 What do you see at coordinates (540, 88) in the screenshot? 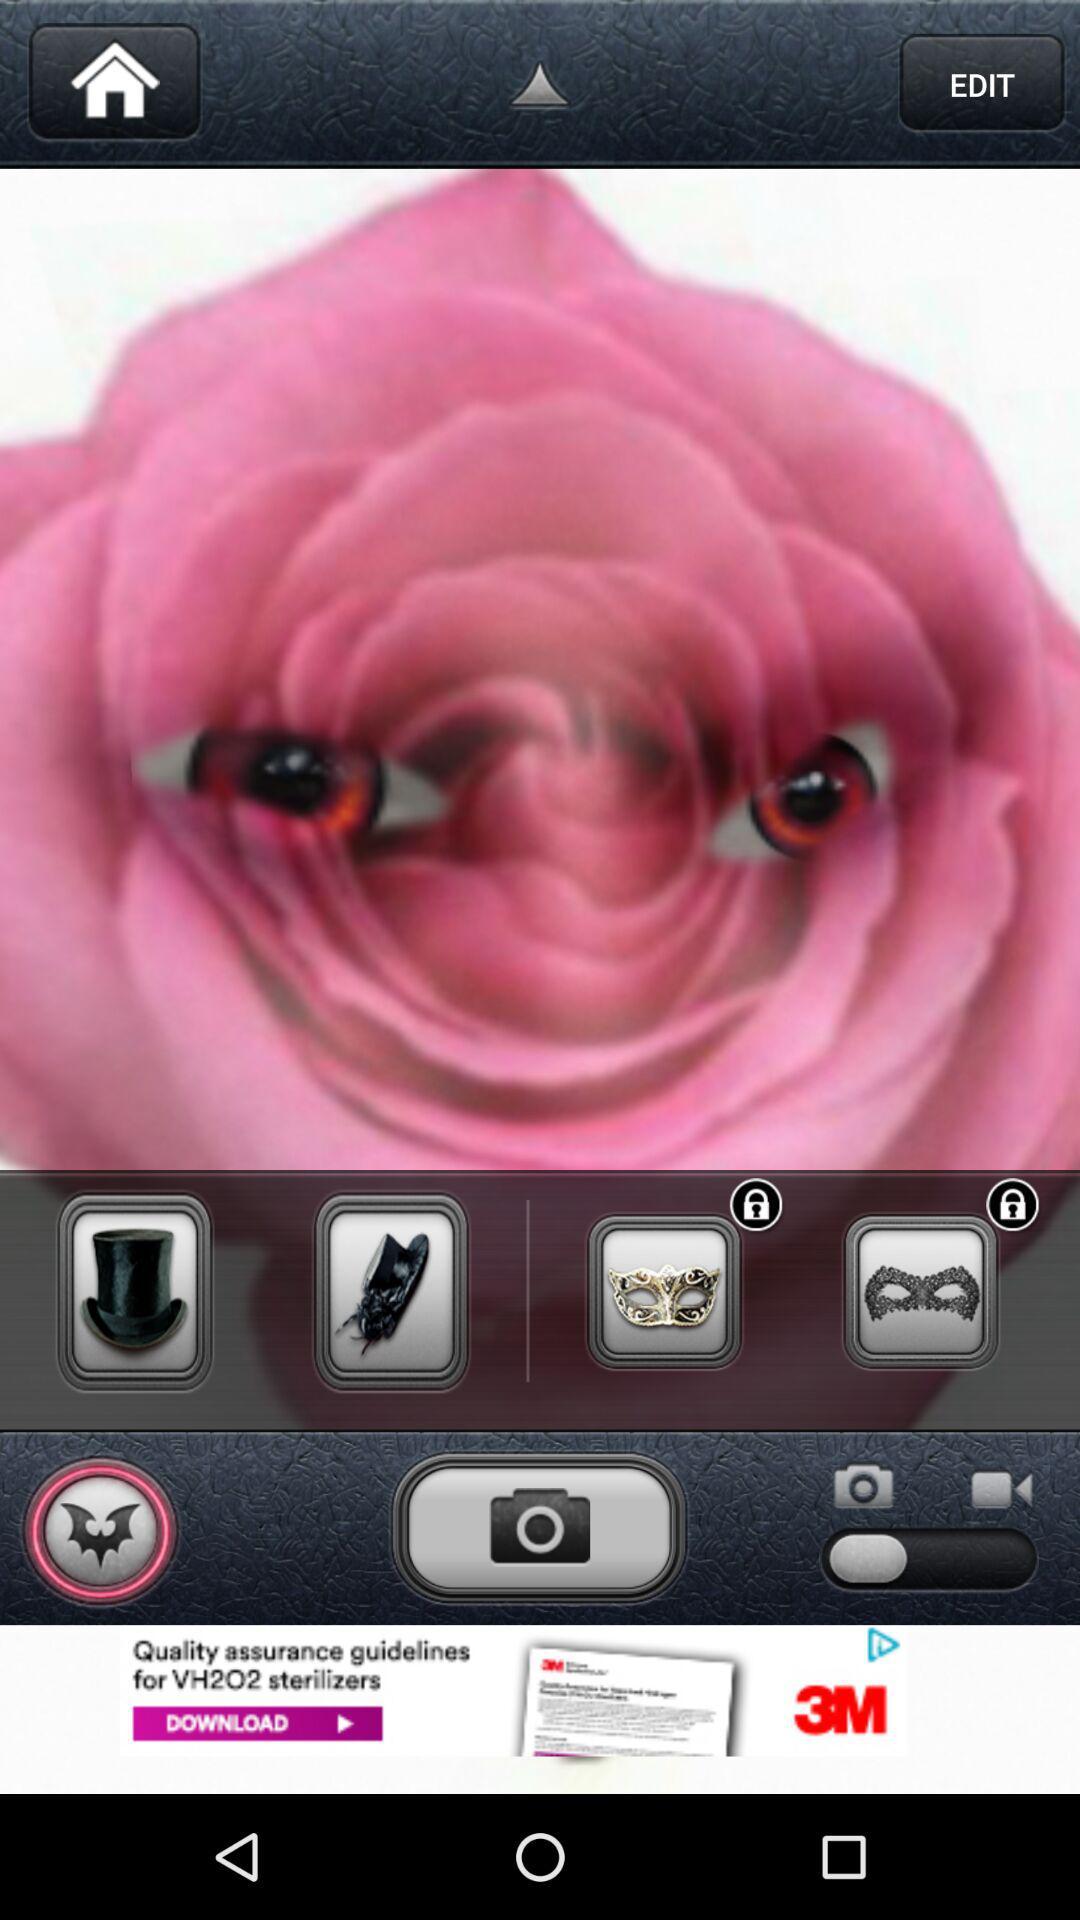
I see `the arrow_upward icon` at bounding box center [540, 88].